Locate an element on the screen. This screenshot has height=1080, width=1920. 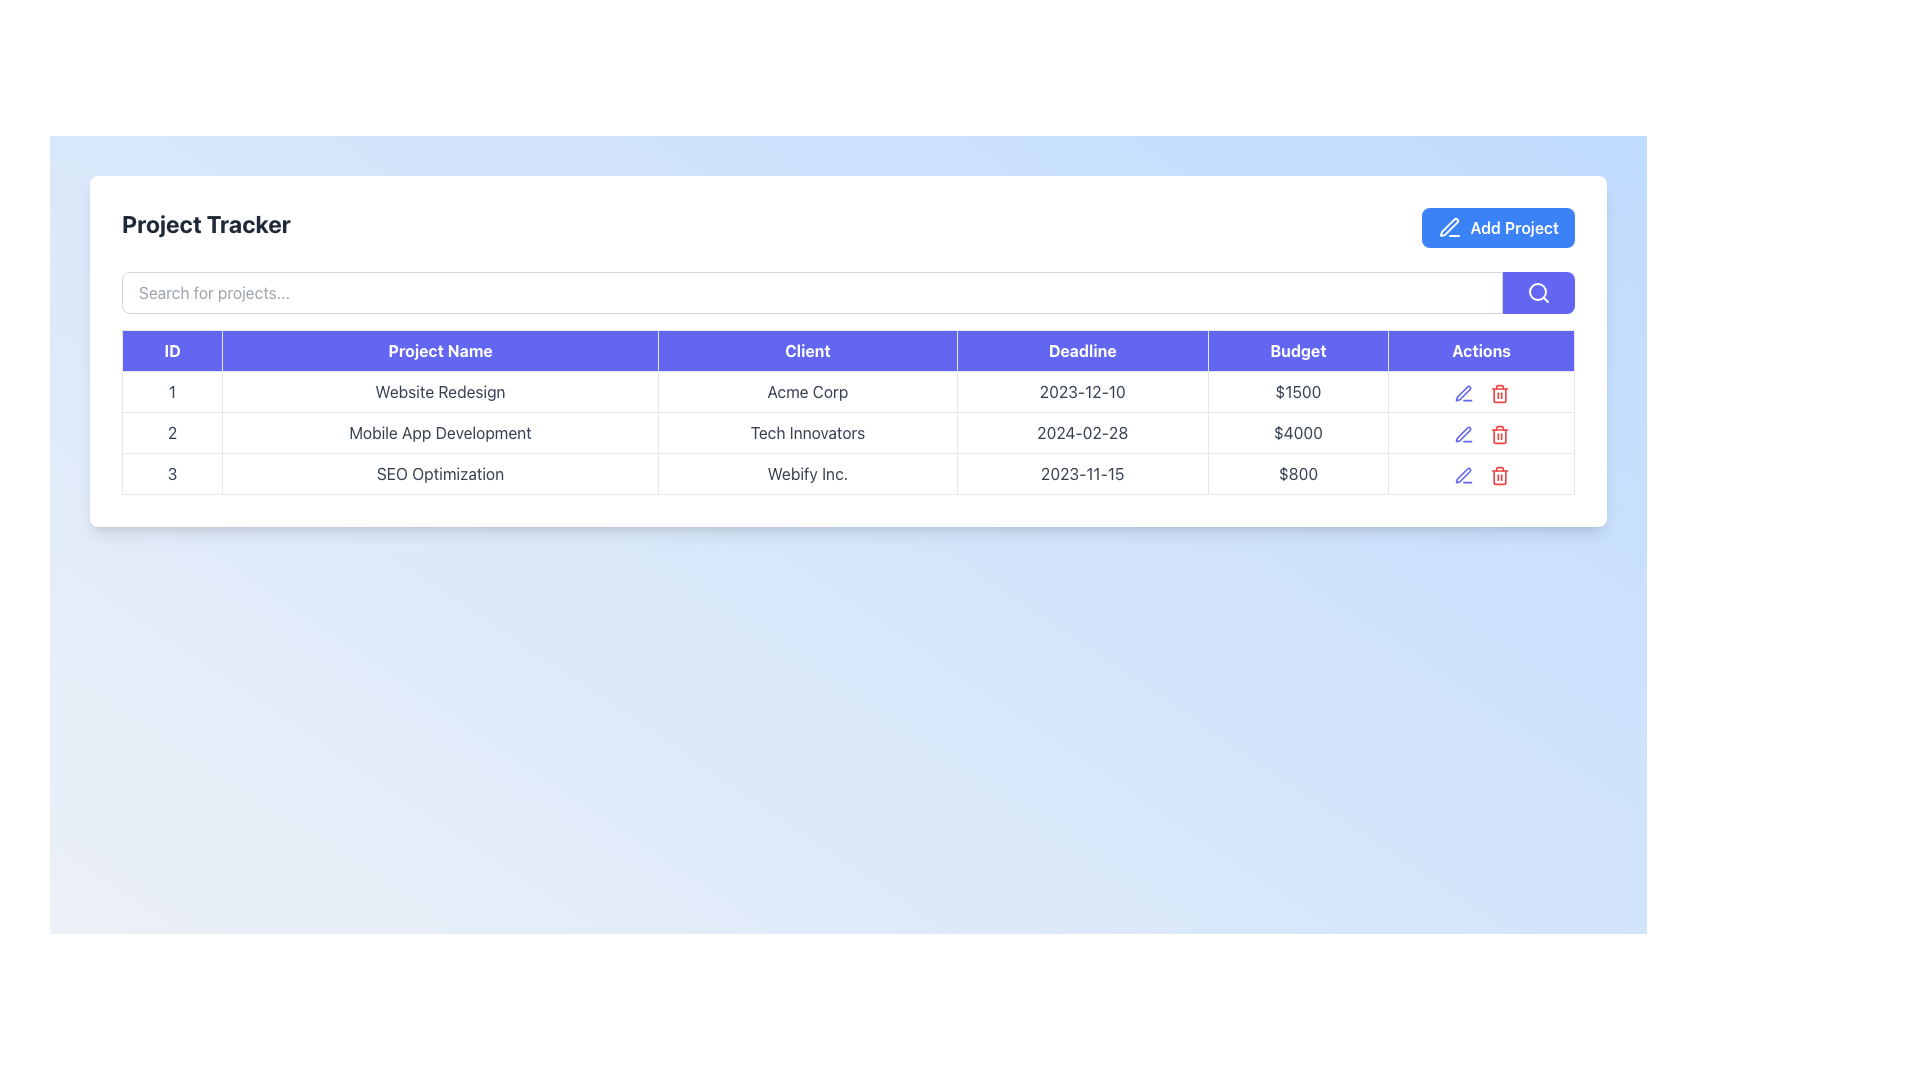
the blue rectangular button labeled 'Add Project' with a pen icon to change its color is located at coordinates (1498, 226).